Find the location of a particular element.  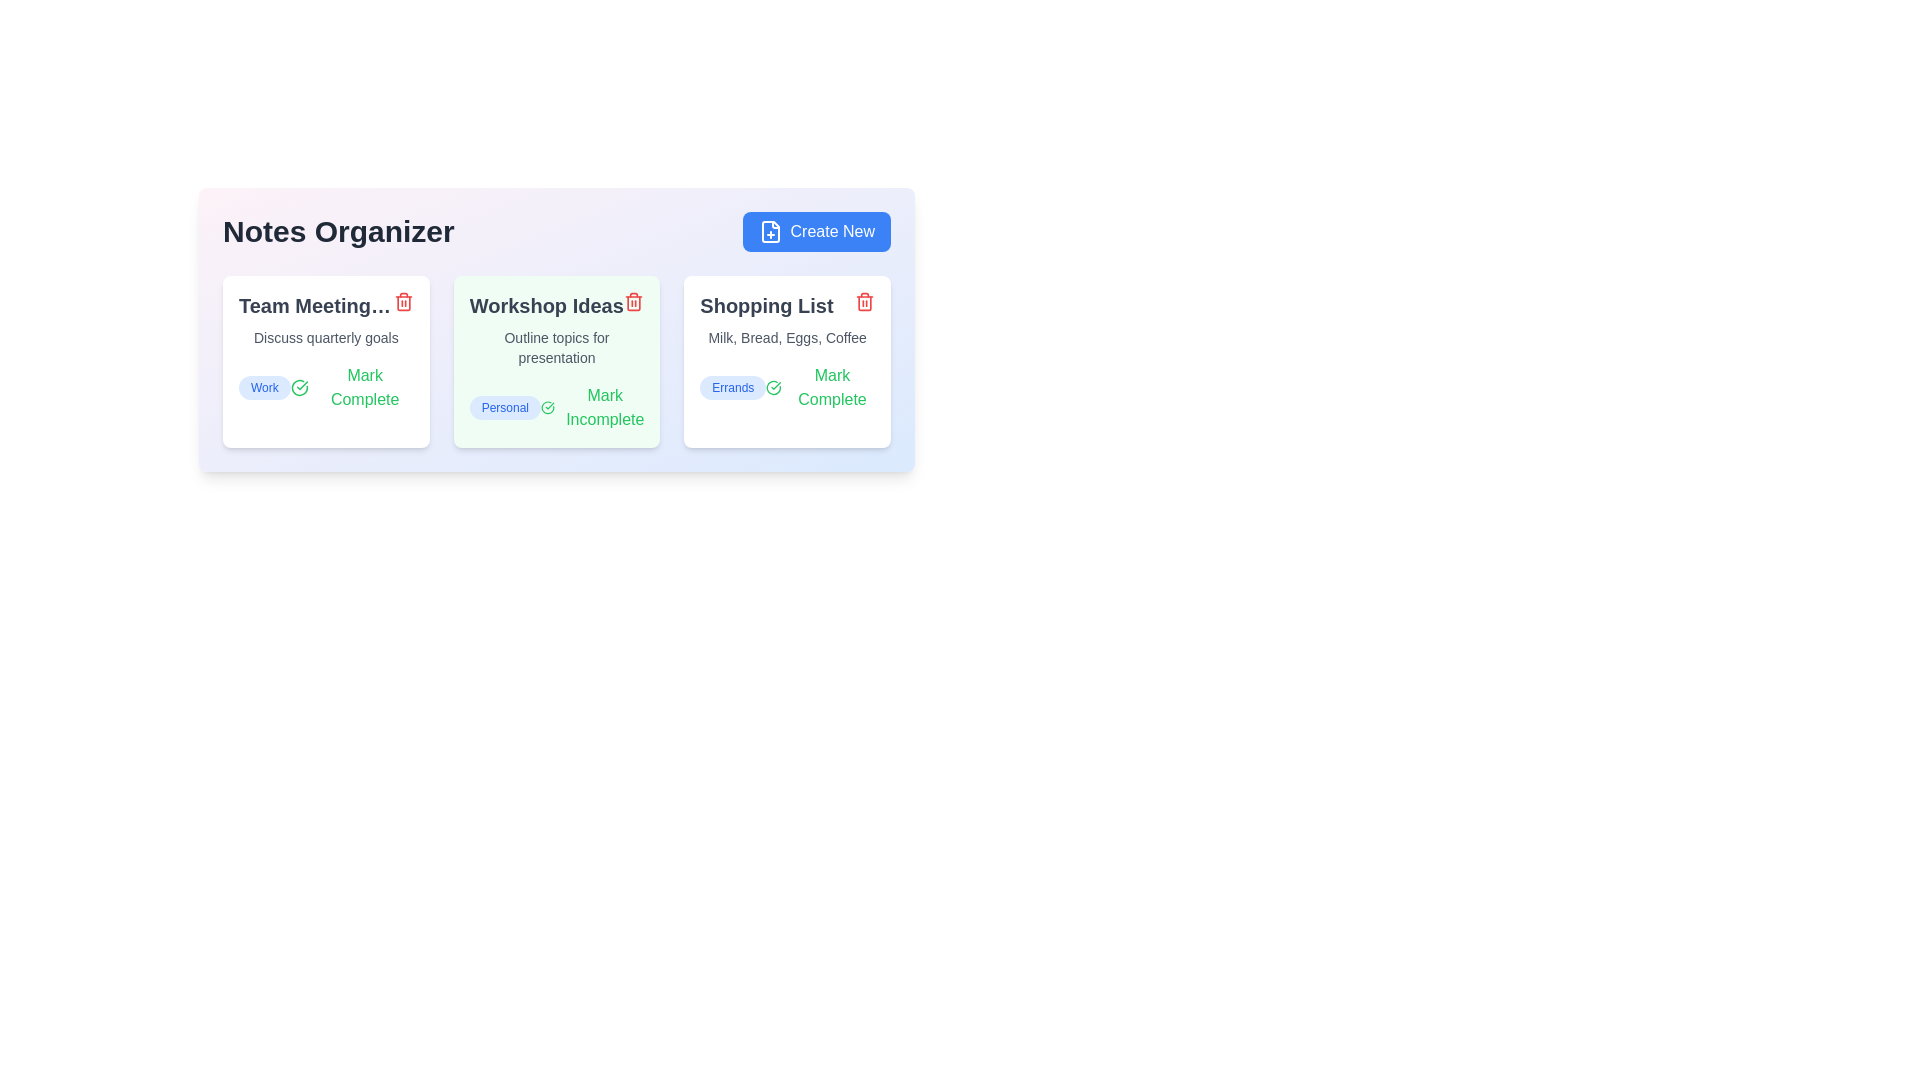

the toggle button for the note titled 'Workshop Ideas' to mark it as complete or incomplete is located at coordinates (593, 407).